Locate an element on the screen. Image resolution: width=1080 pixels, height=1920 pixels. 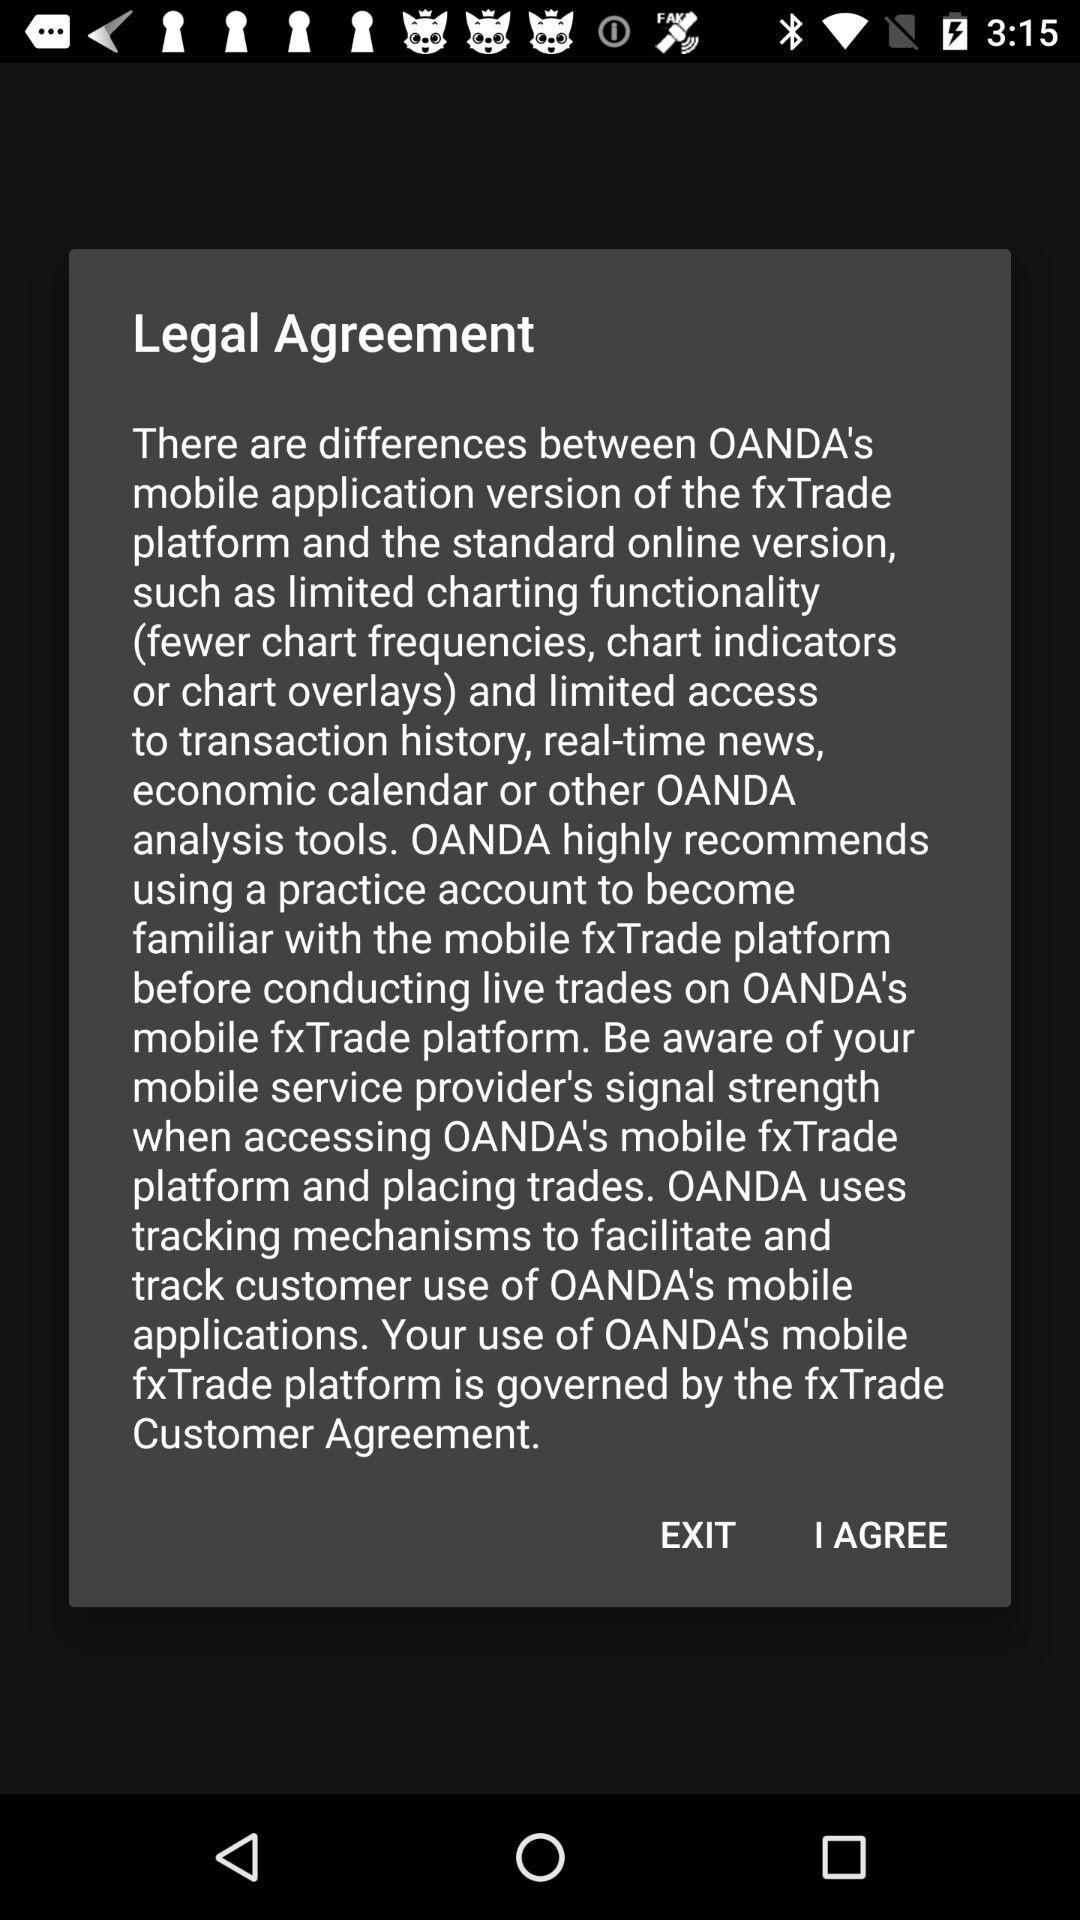
icon at the bottom right corner is located at coordinates (879, 1532).